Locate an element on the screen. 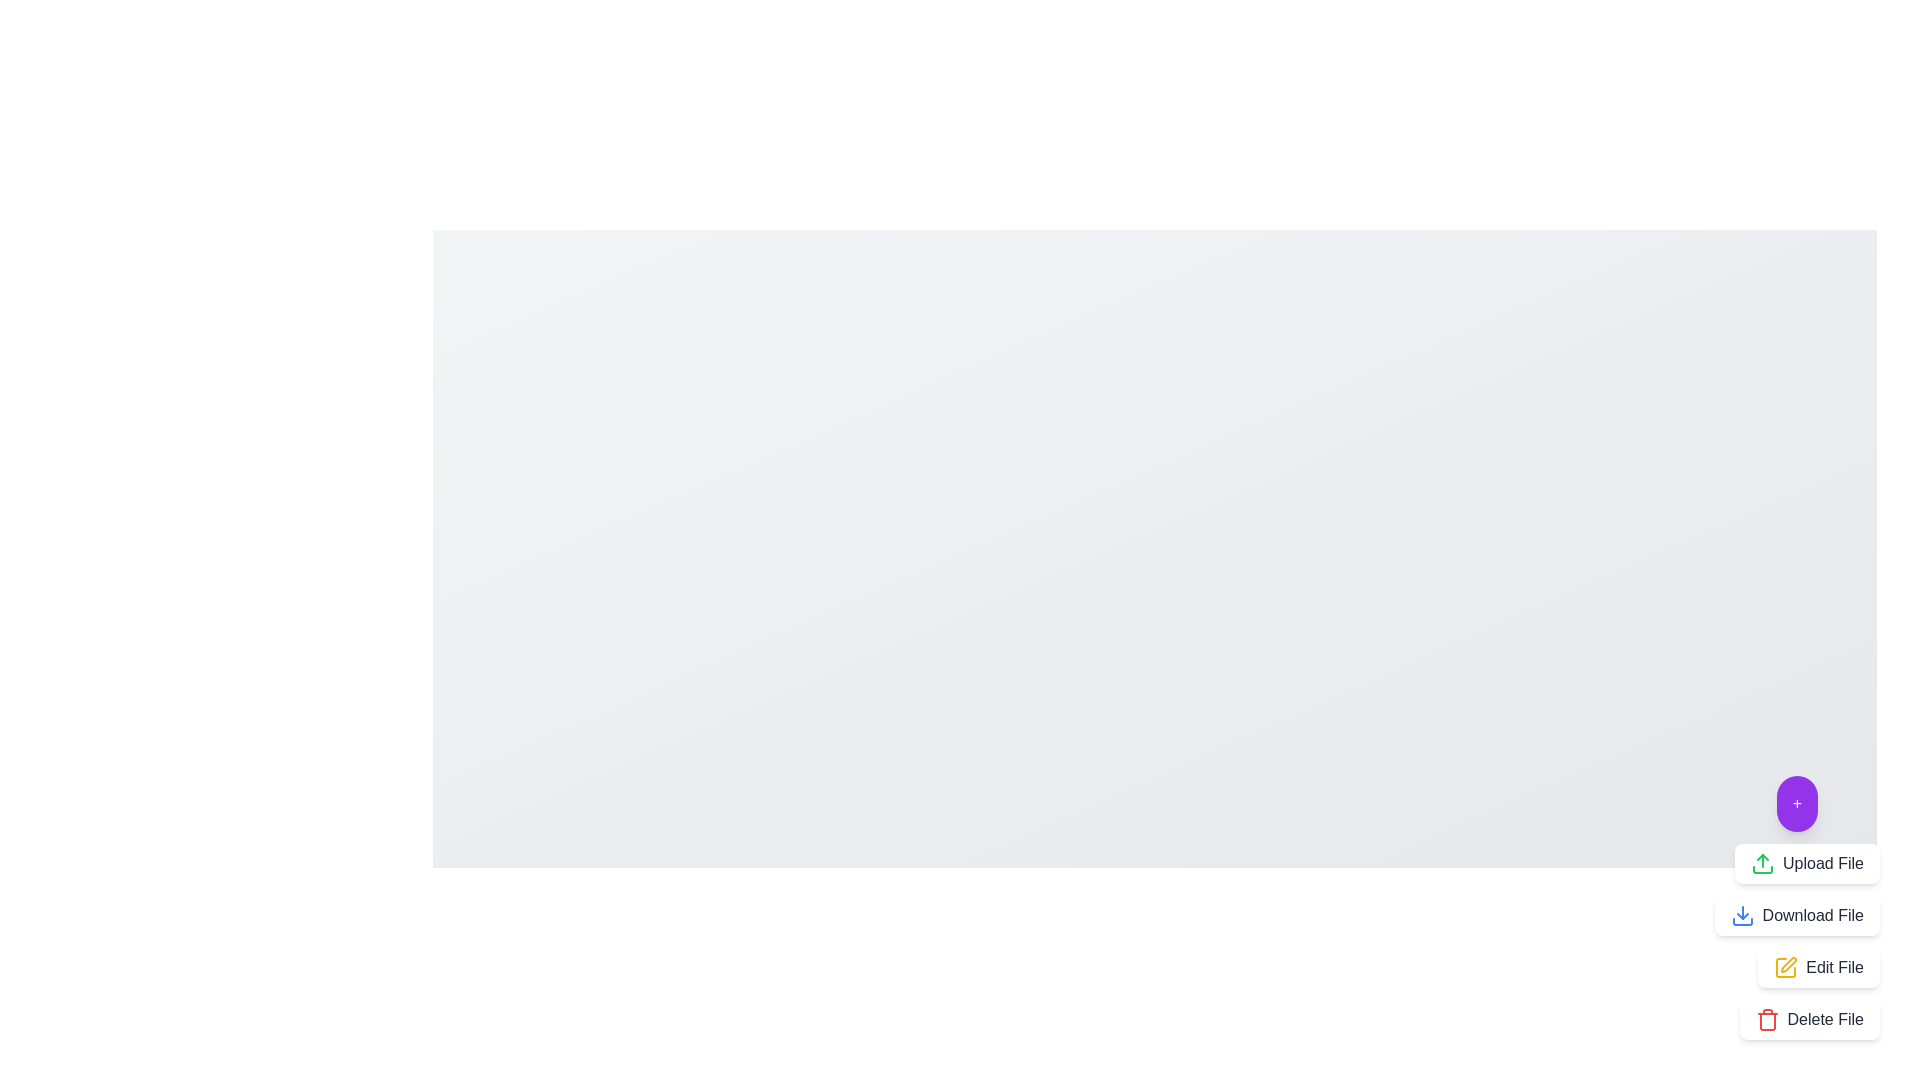  the 'Upload File' button to trigger the upload action is located at coordinates (1807, 863).